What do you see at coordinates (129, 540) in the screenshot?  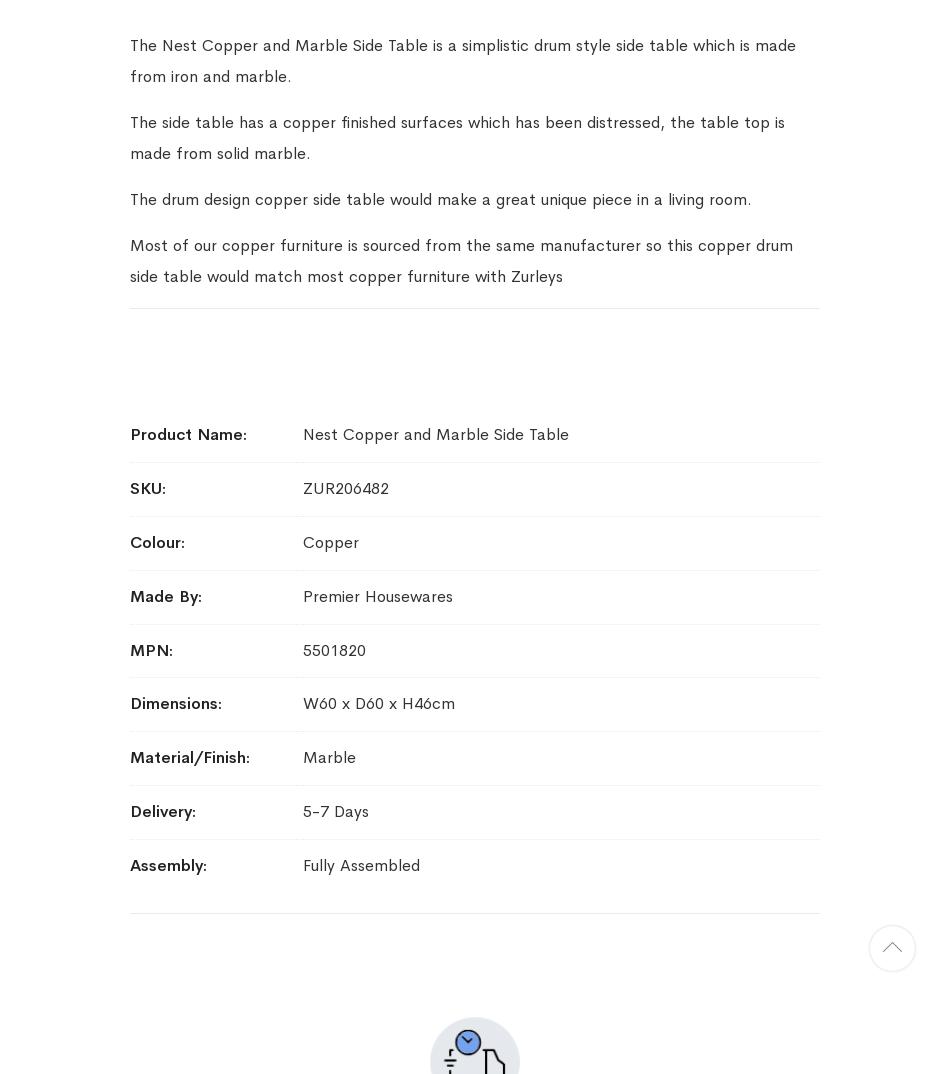 I see `'Colour'` at bounding box center [129, 540].